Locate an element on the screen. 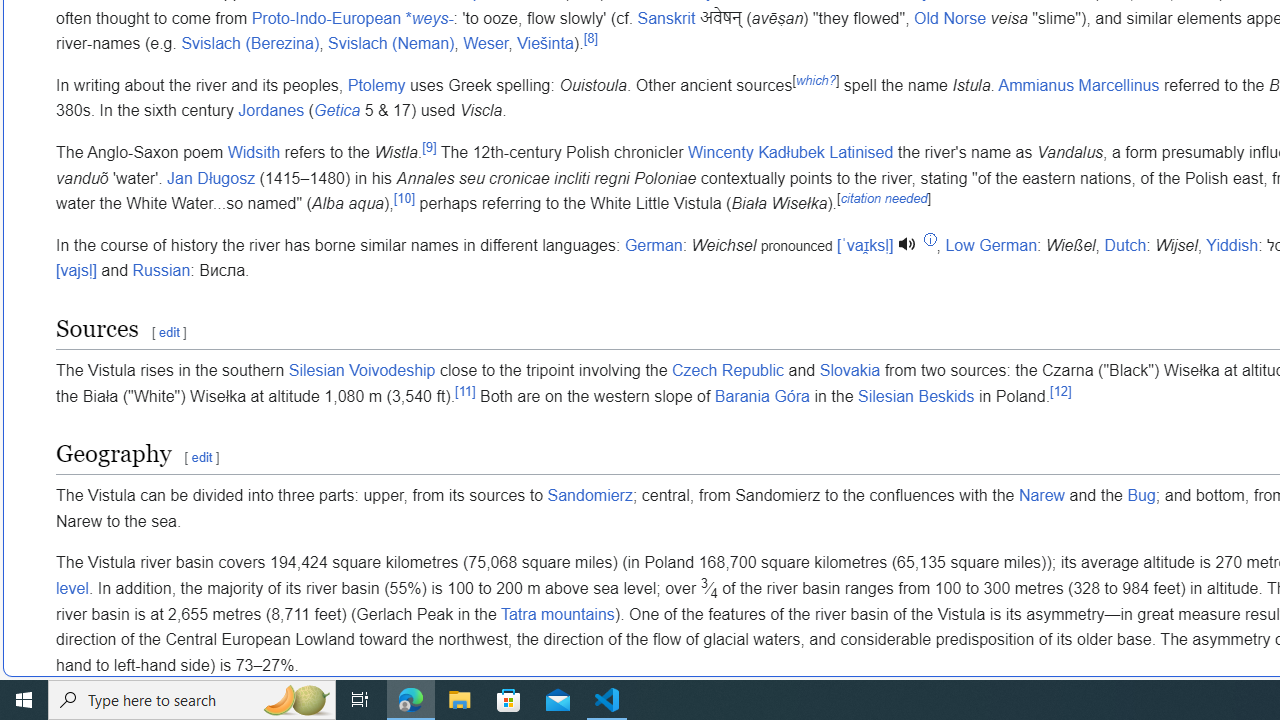 The height and width of the screenshot is (720, 1280). 'Widsith' is located at coordinates (253, 151).